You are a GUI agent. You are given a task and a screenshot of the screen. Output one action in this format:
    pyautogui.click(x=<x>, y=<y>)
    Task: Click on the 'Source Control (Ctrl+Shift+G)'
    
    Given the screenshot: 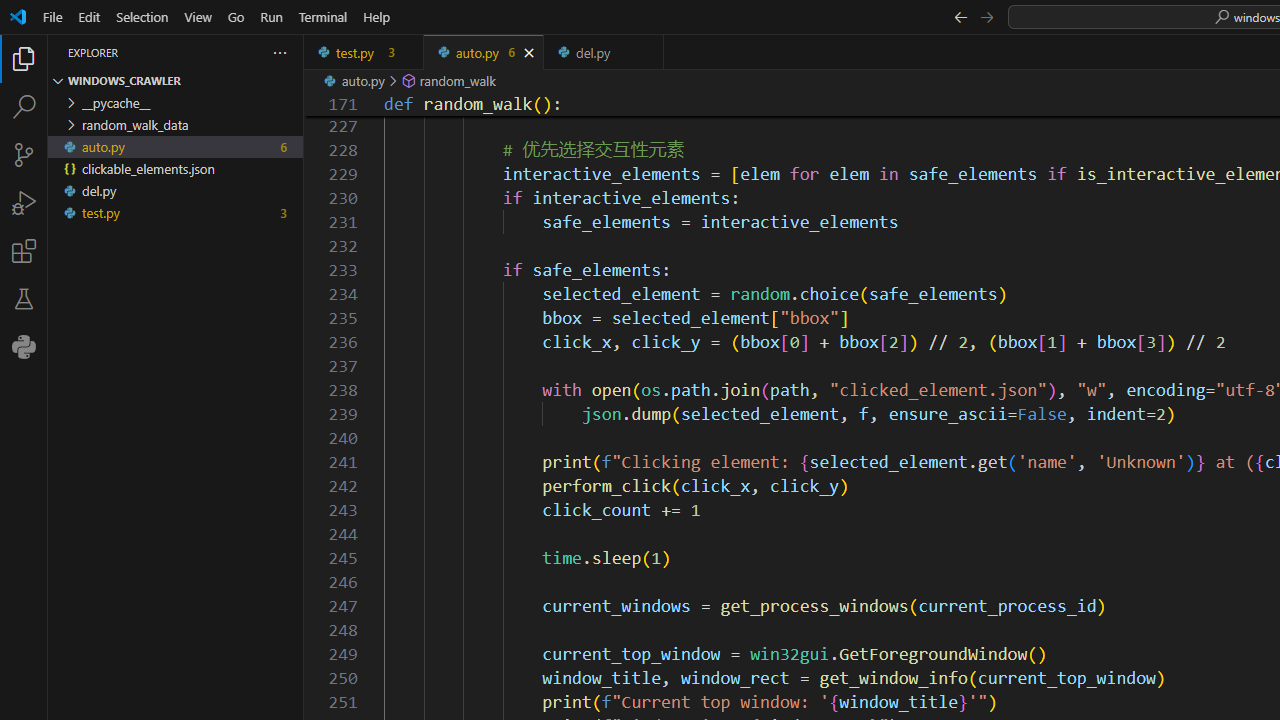 What is the action you would take?
    pyautogui.click(x=24, y=154)
    